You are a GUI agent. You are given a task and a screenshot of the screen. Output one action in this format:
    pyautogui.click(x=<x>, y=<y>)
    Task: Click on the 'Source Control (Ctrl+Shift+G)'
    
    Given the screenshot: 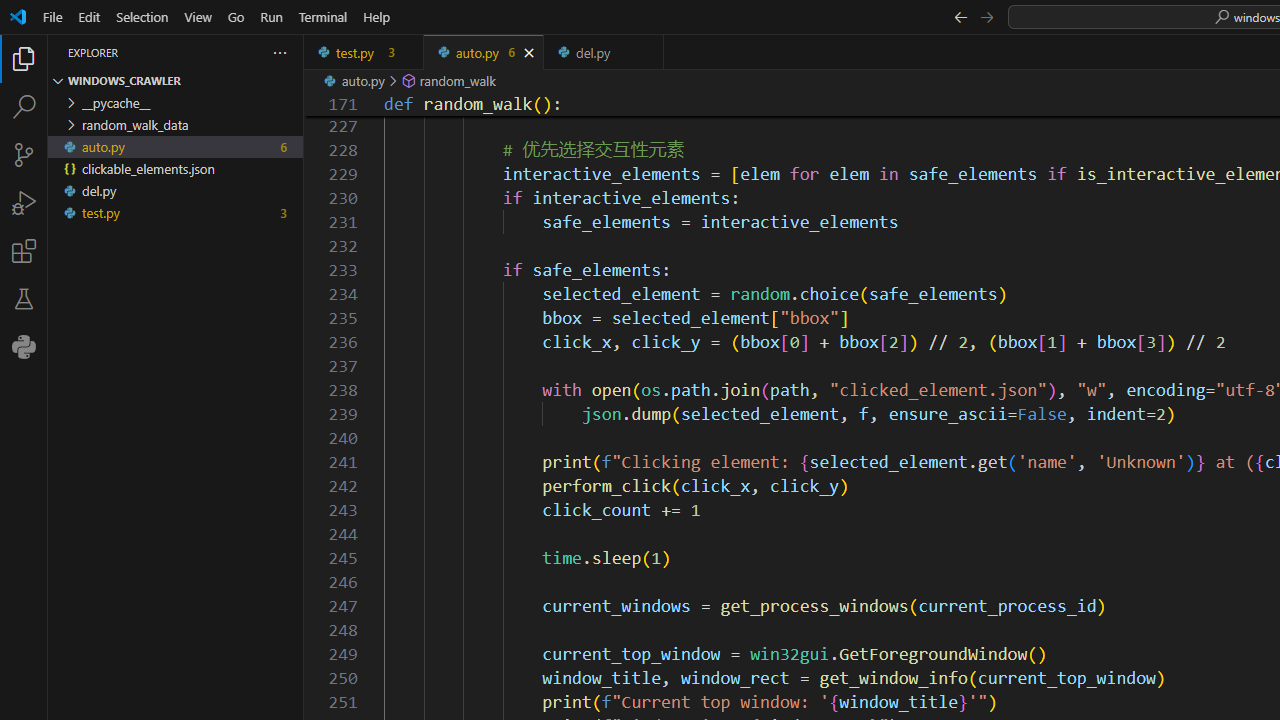 What is the action you would take?
    pyautogui.click(x=24, y=154)
    